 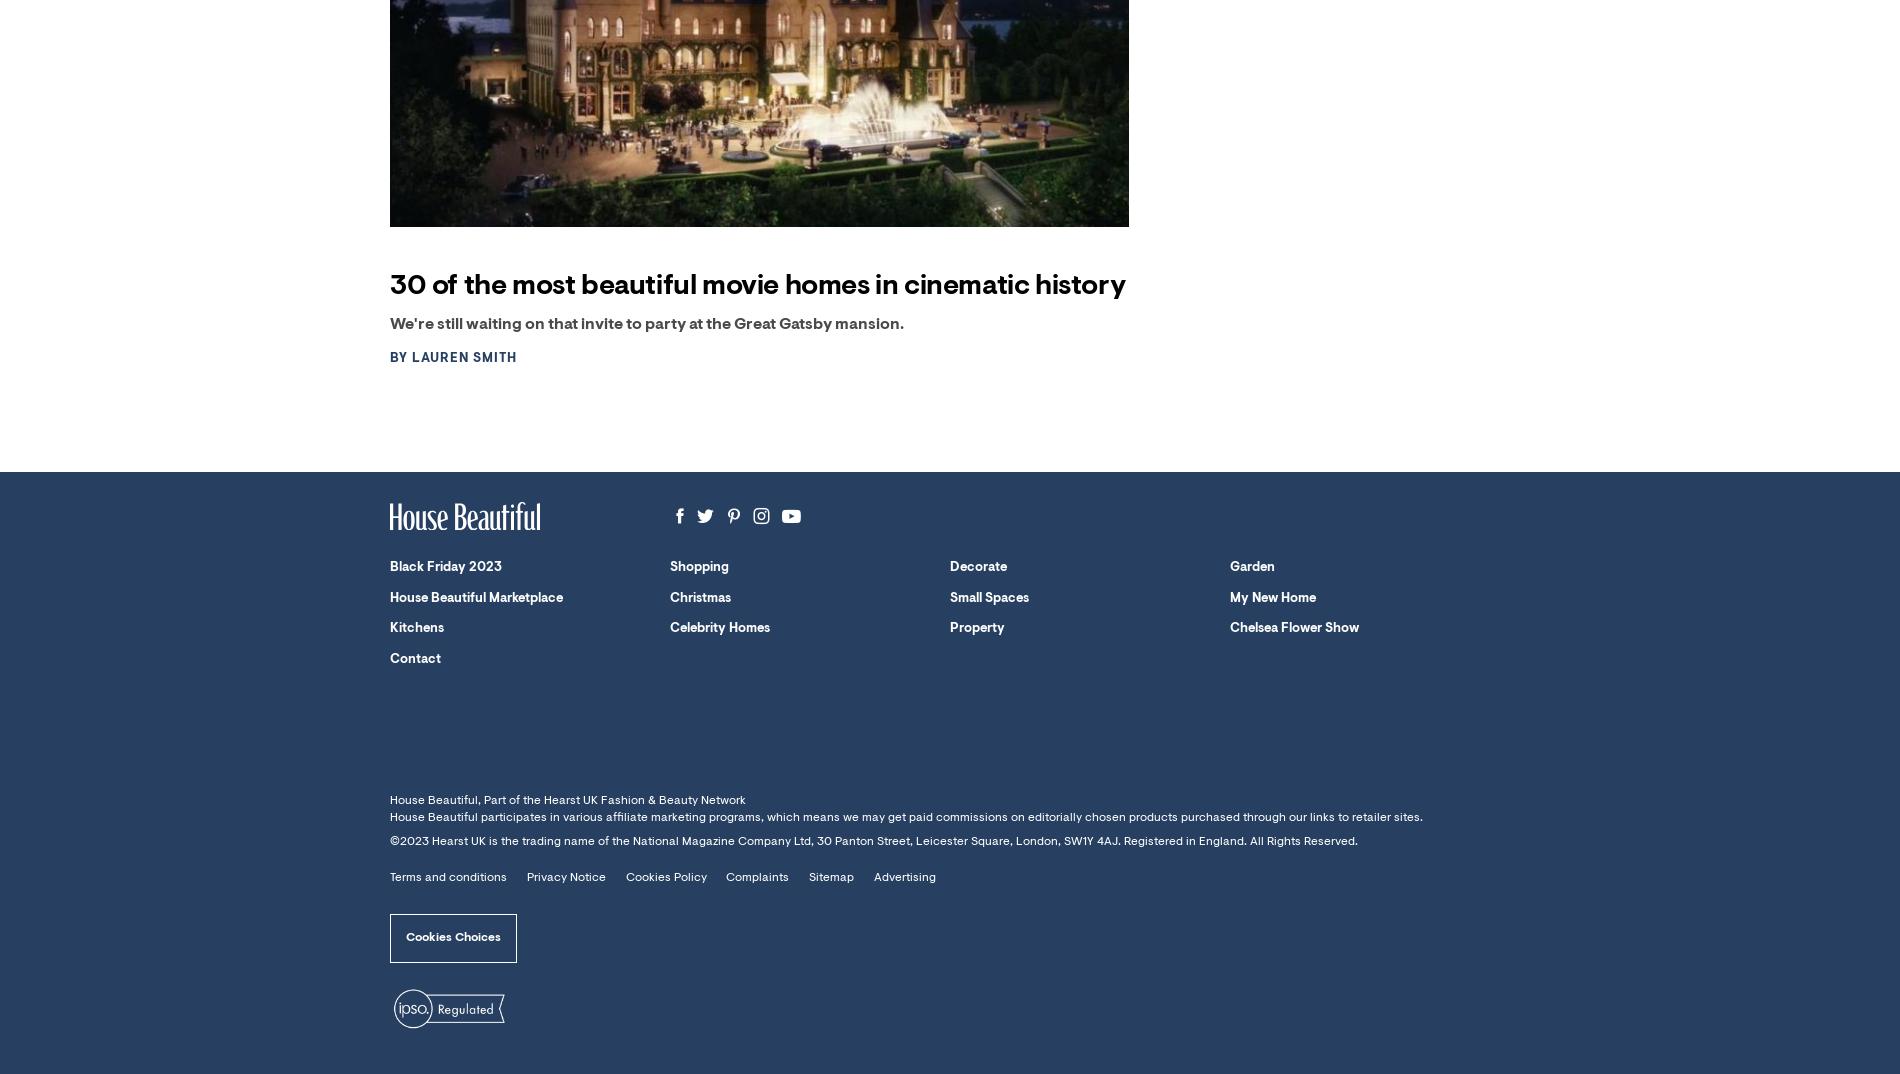 What do you see at coordinates (444, 566) in the screenshot?
I see `'Black Friday 2023'` at bounding box center [444, 566].